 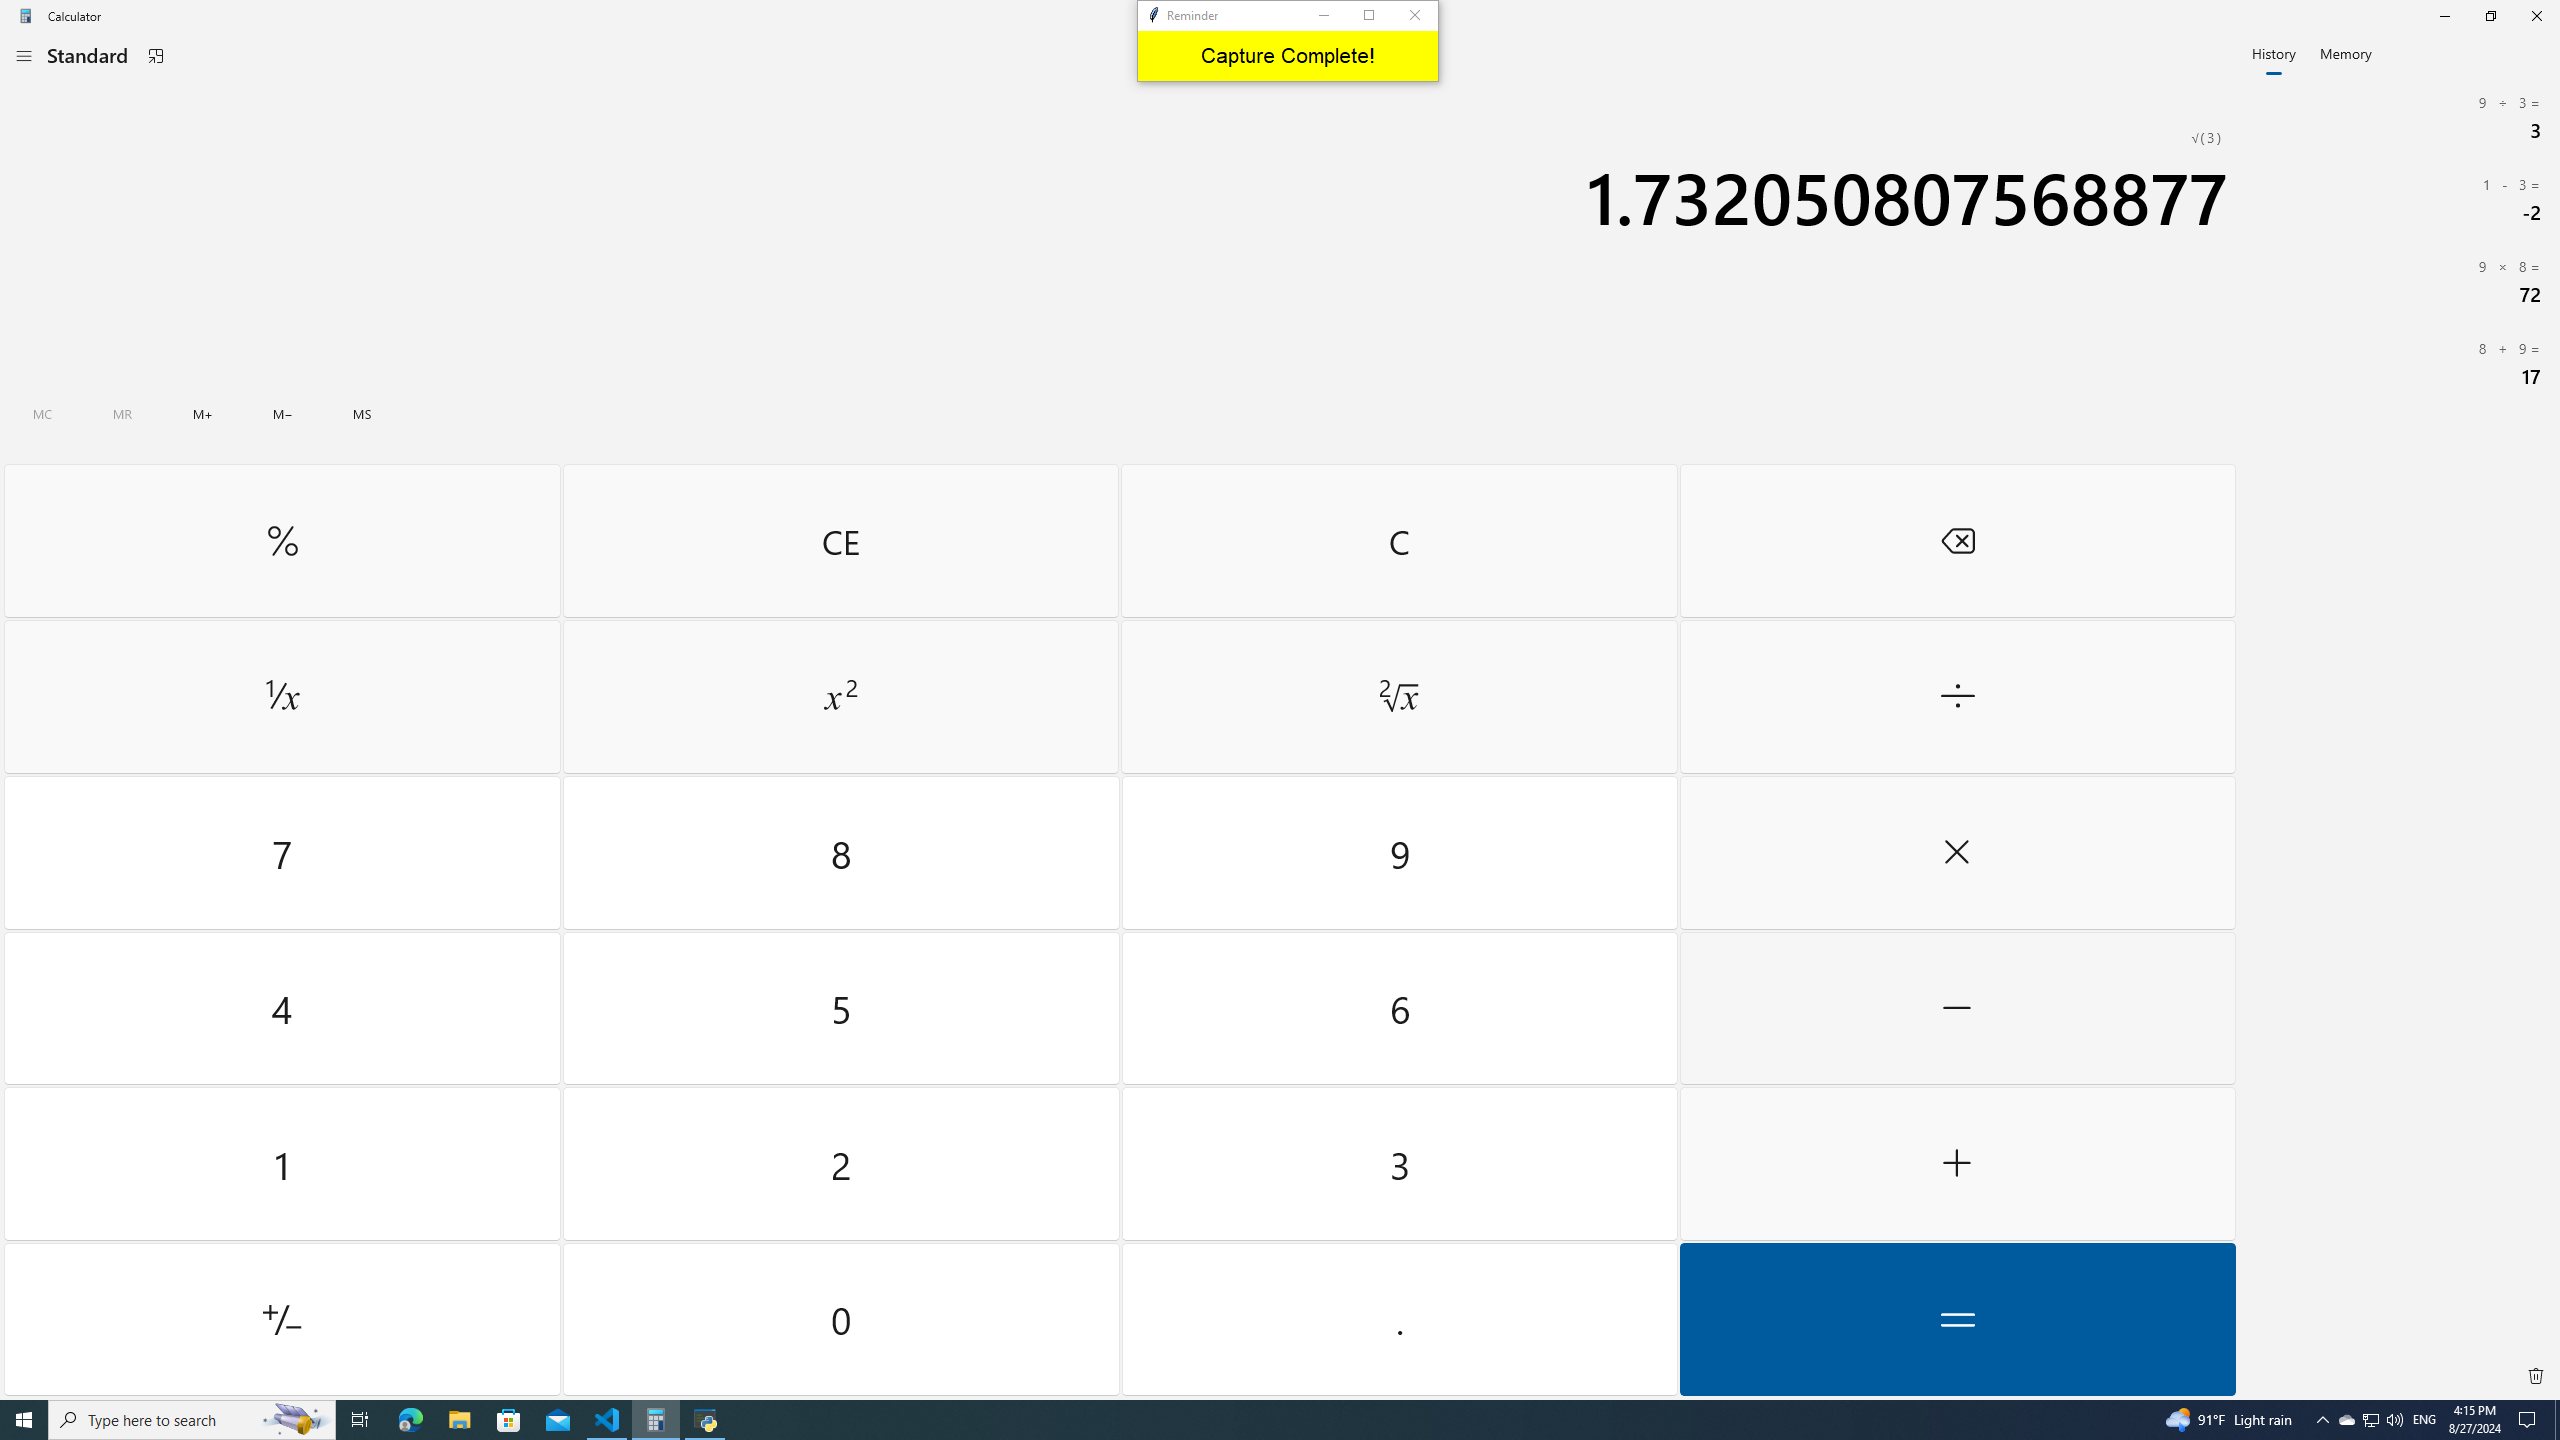 I want to click on 'Clear all history', so click(x=2535, y=1374).